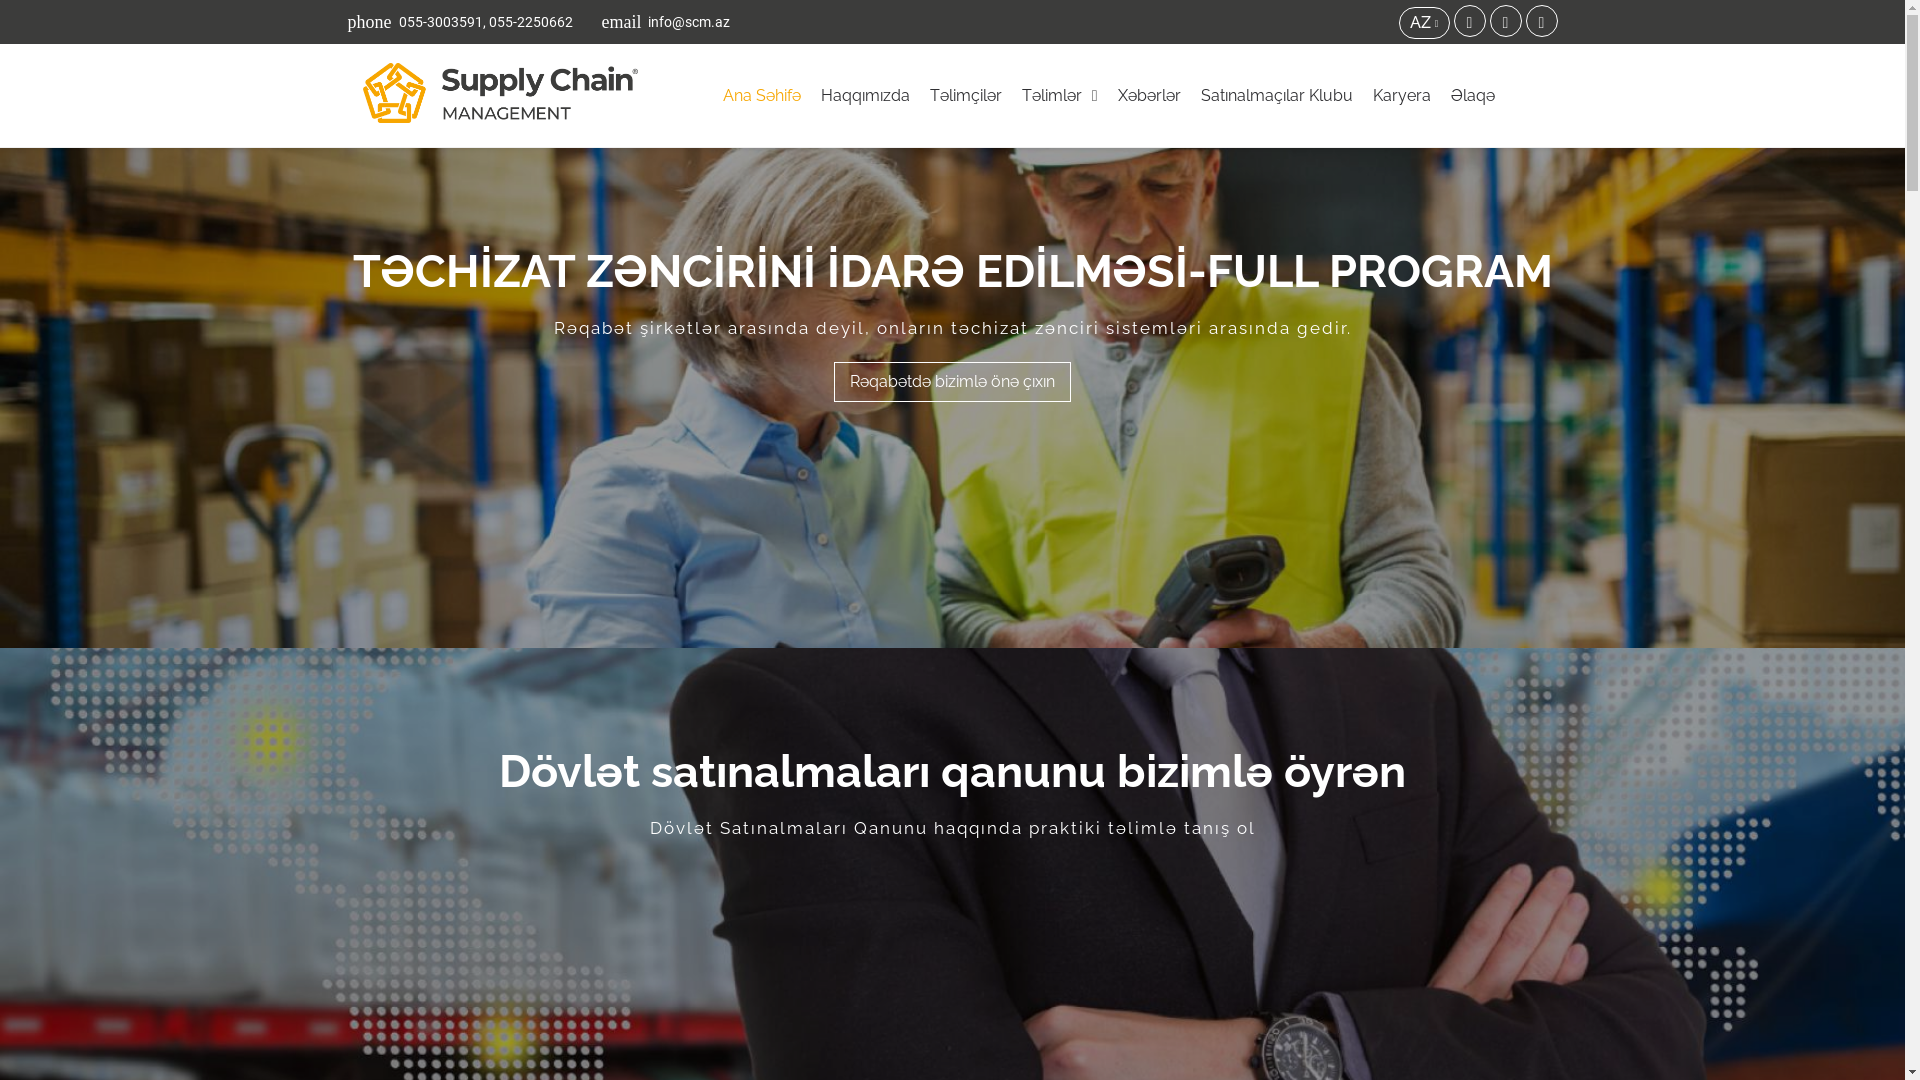 This screenshot has height=1080, width=1920. What do you see at coordinates (1400, 96) in the screenshot?
I see `'Karyera'` at bounding box center [1400, 96].